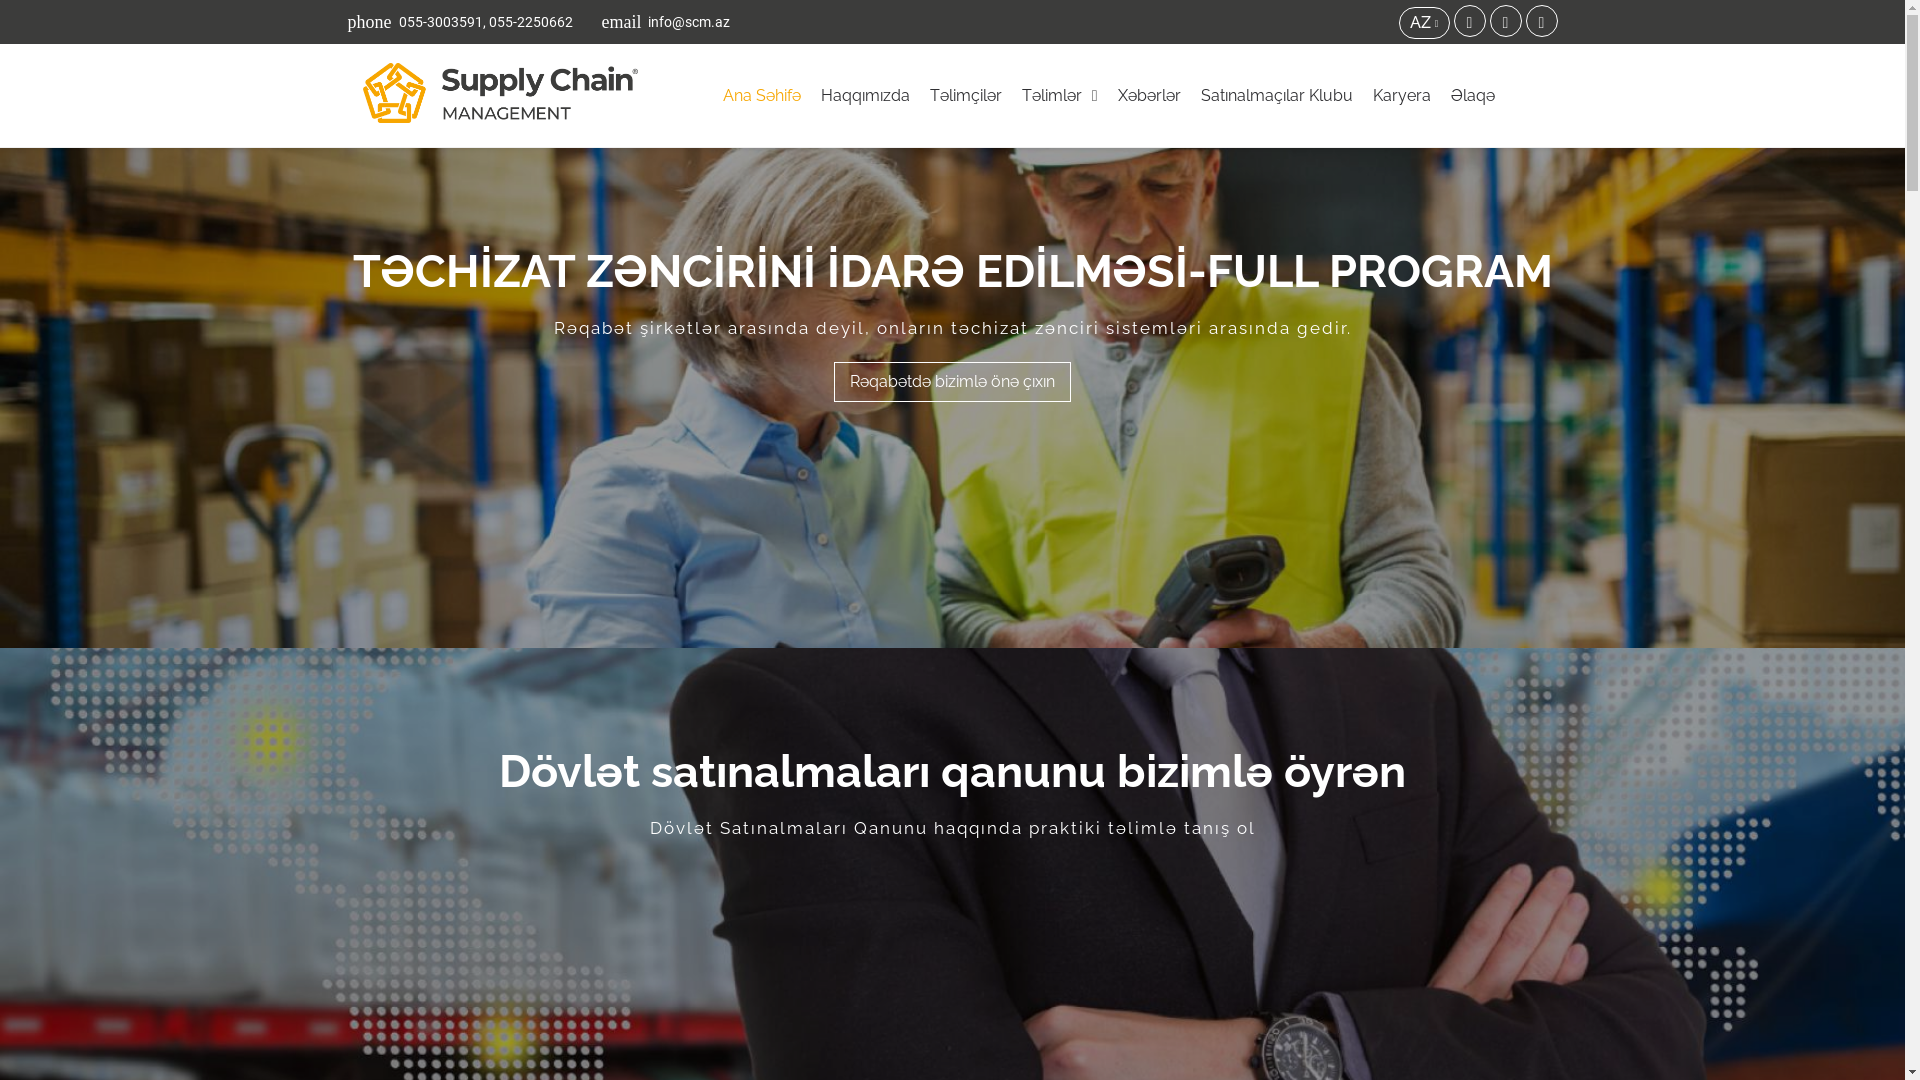 This screenshot has height=1080, width=1920. What do you see at coordinates (1400, 96) in the screenshot?
I see `'Karyera'` at bounding box center [1400, 96].